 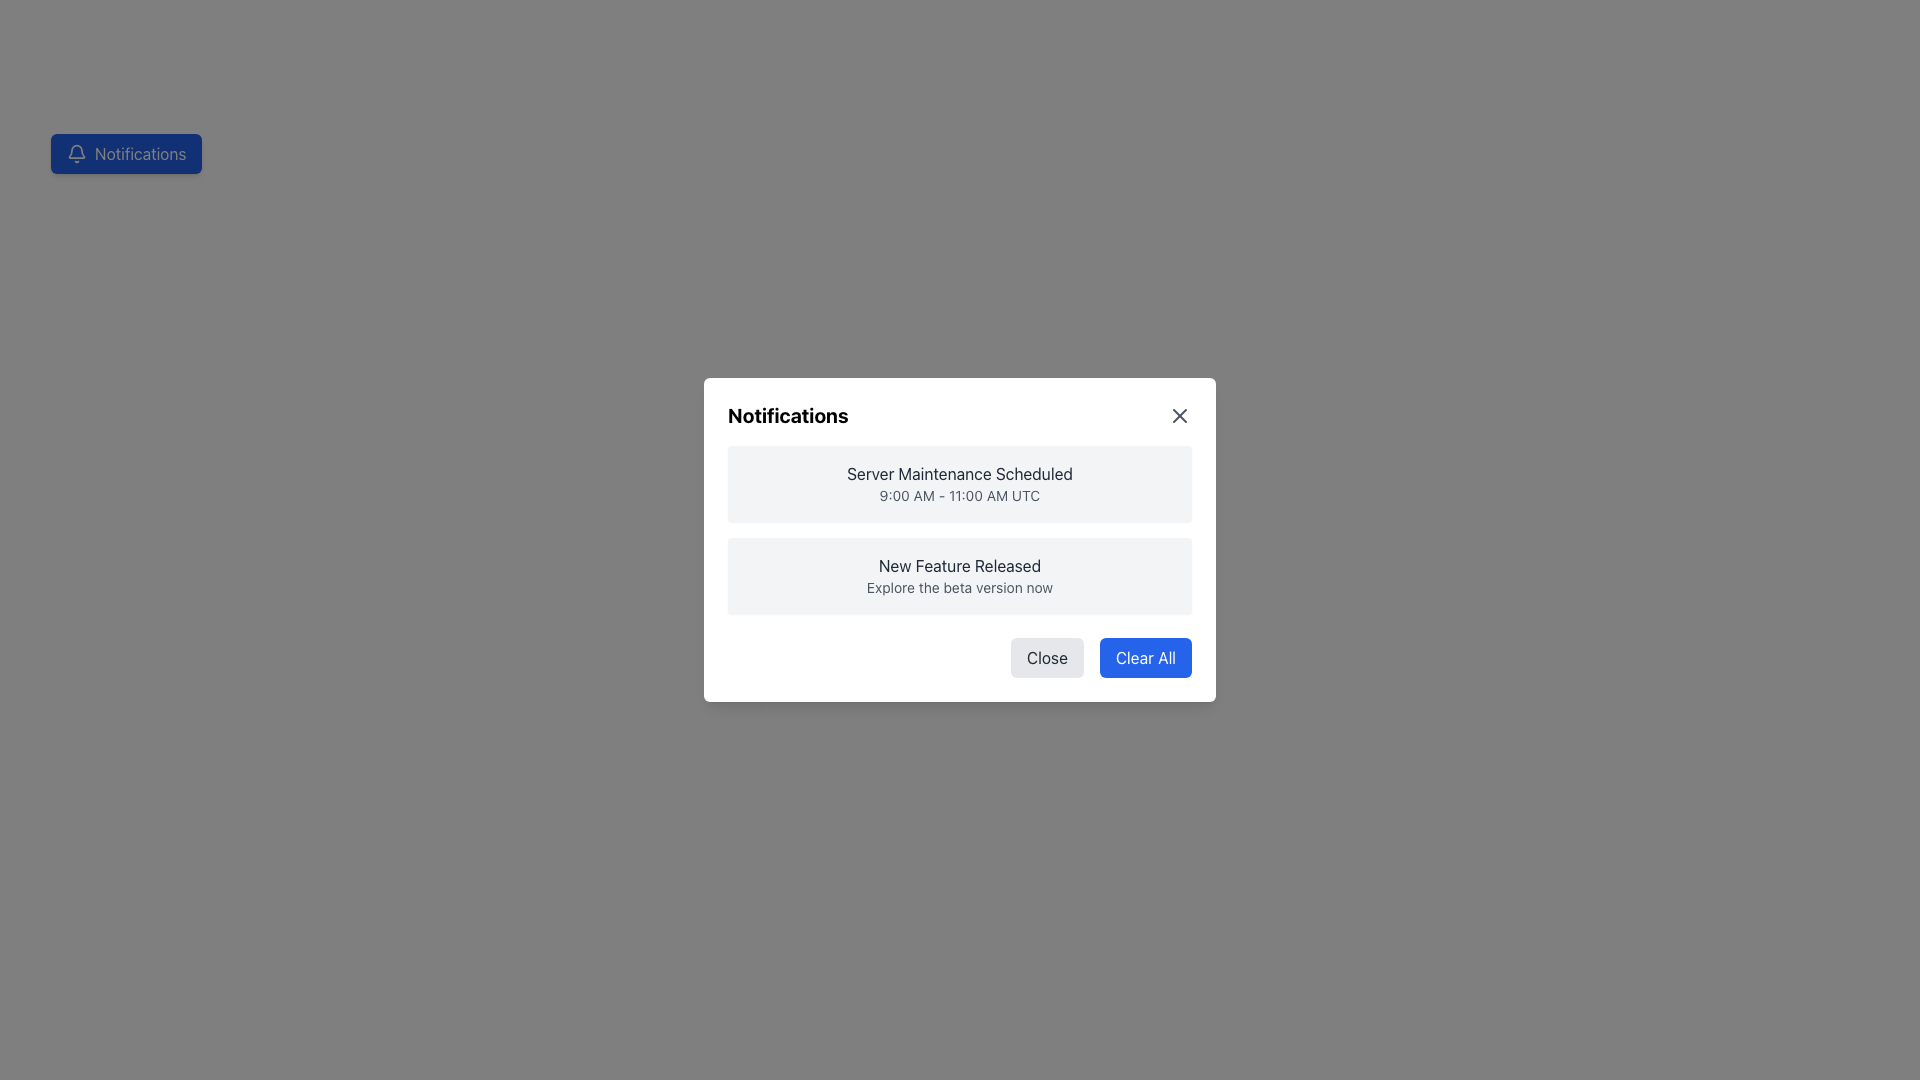 What do you see at coordinates (787, 415) in the screenshot?
I see `the bold text titled 'Notifications' which is positioned at the top-left corner of the modal window` at bounding box center [787, 415].